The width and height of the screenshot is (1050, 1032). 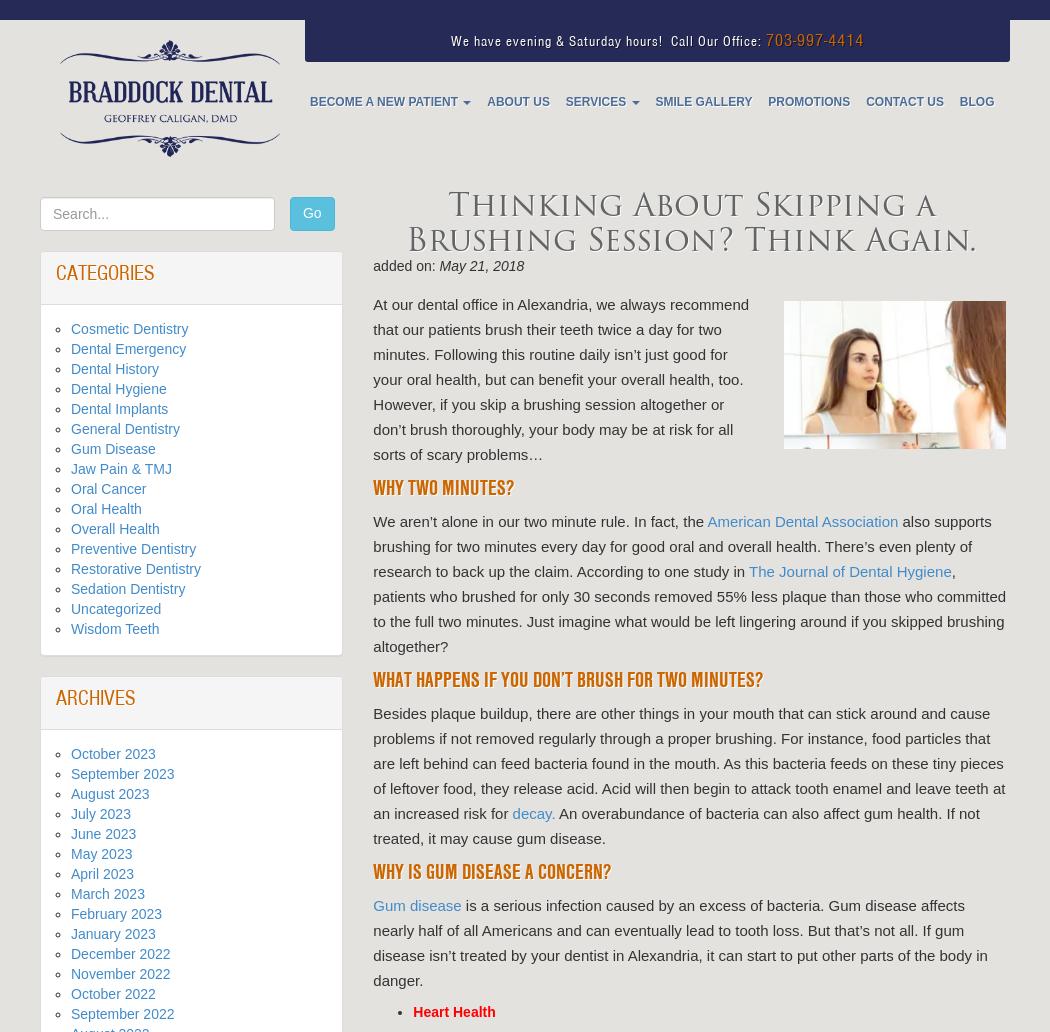 What do you see at coordinates (113, 369) in the screenshot?
I see `'Dental History'` at bounding box center [113, 369].